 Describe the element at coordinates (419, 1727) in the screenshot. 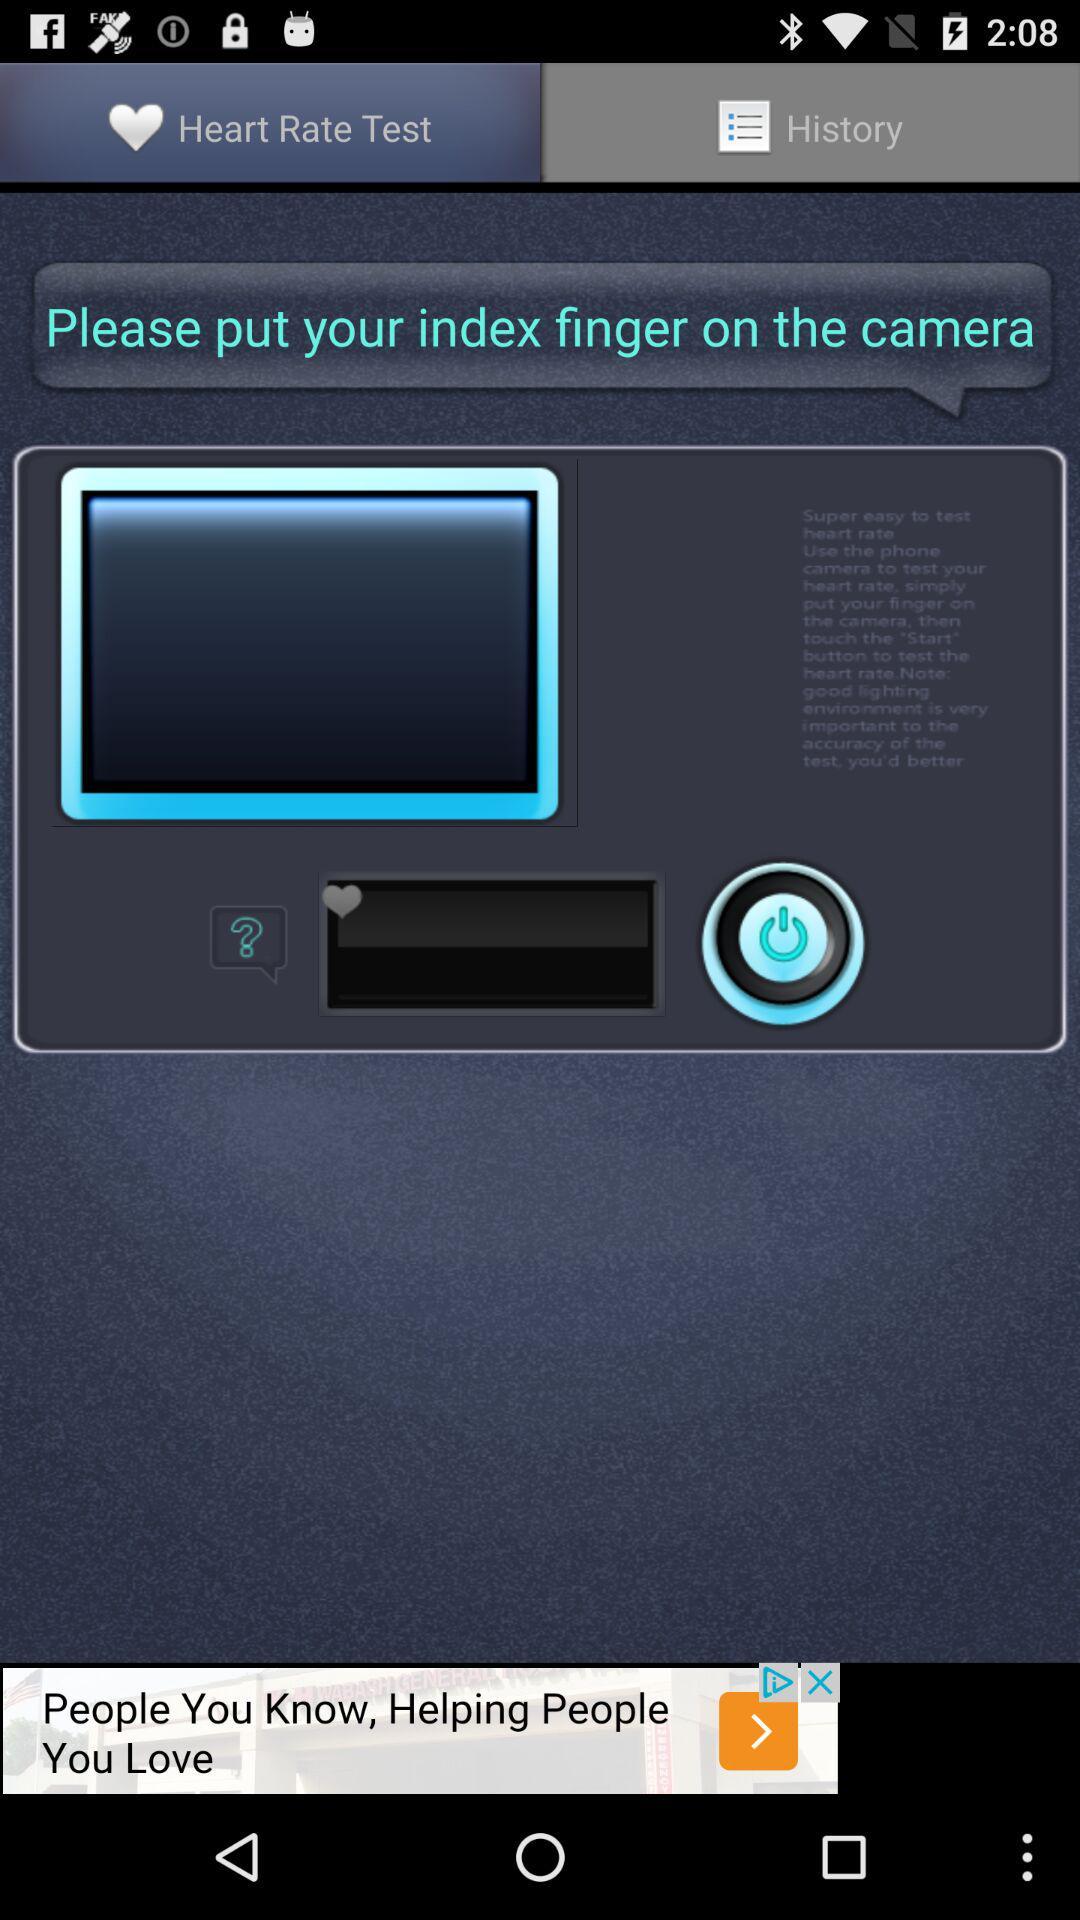

I see `advadisement` at that location.